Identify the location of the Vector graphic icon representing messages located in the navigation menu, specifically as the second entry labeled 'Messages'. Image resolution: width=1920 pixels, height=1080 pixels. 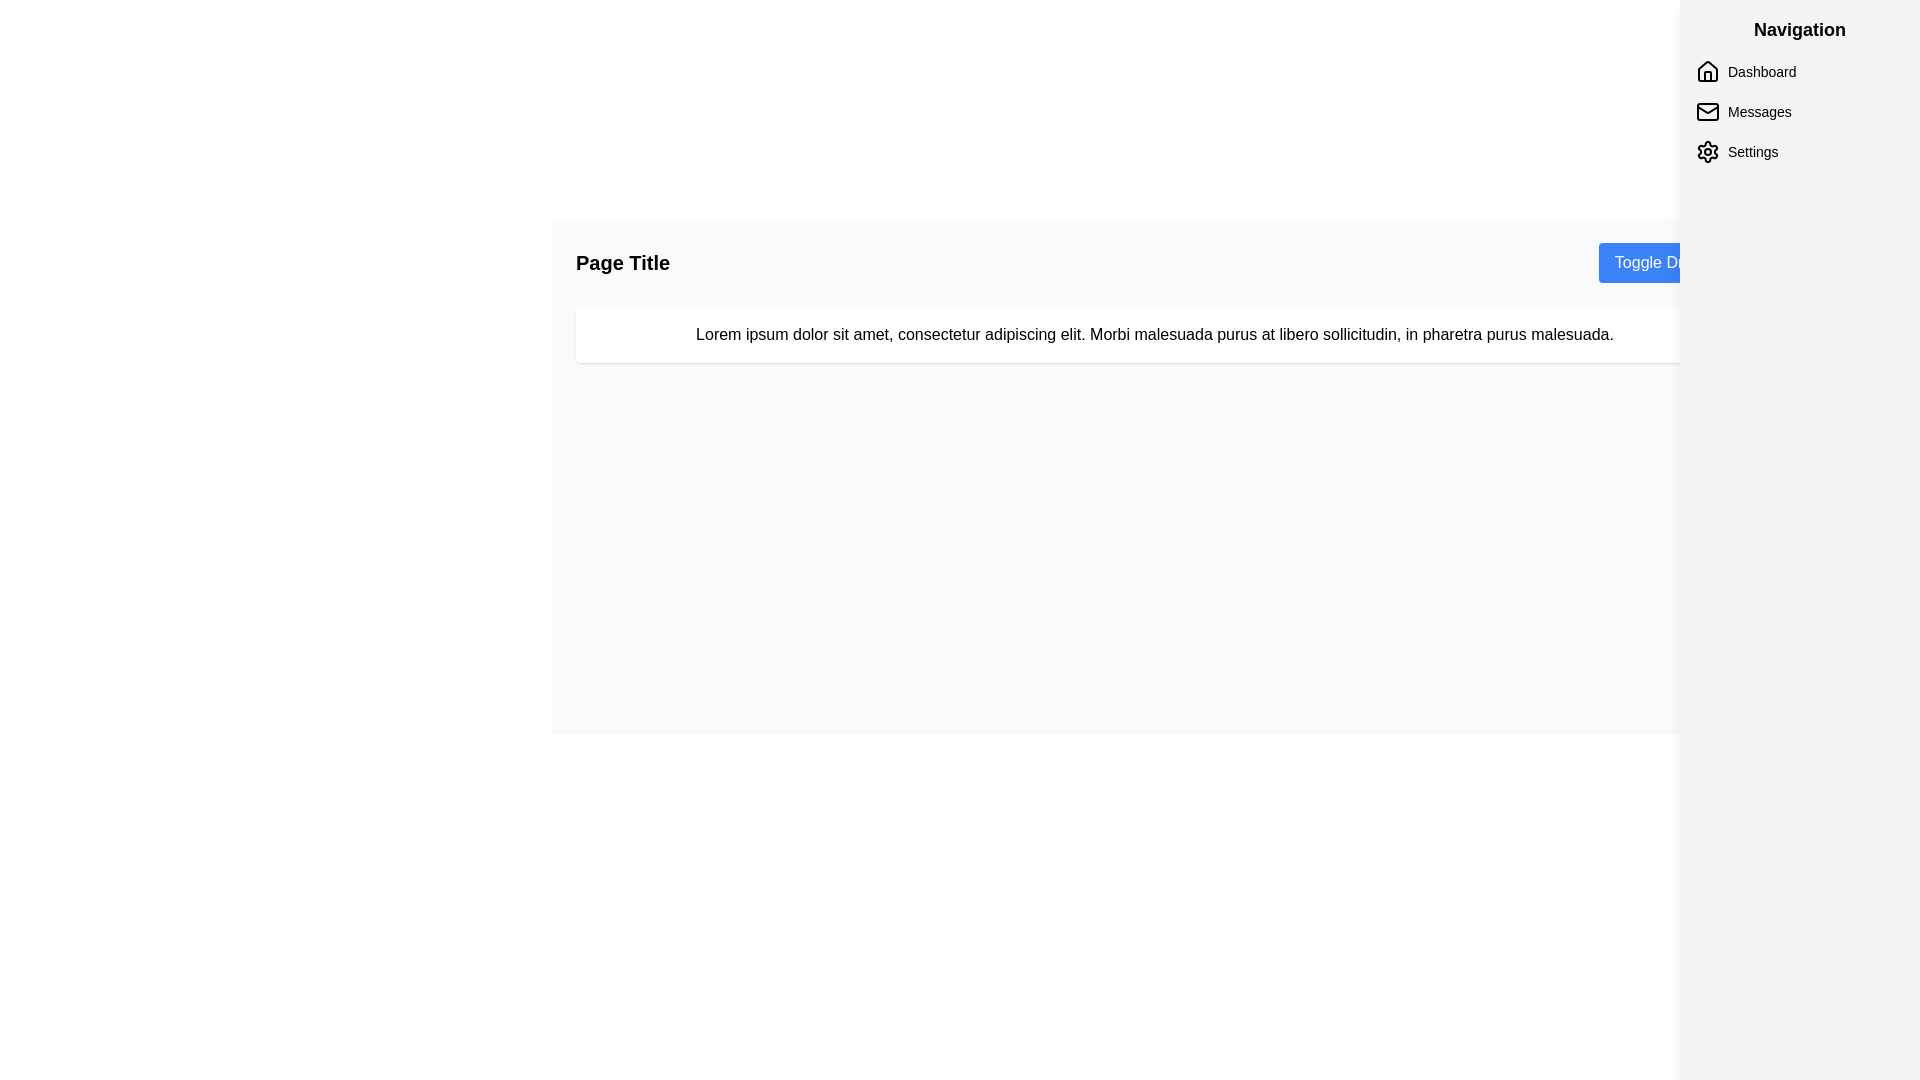
(1707, 111).